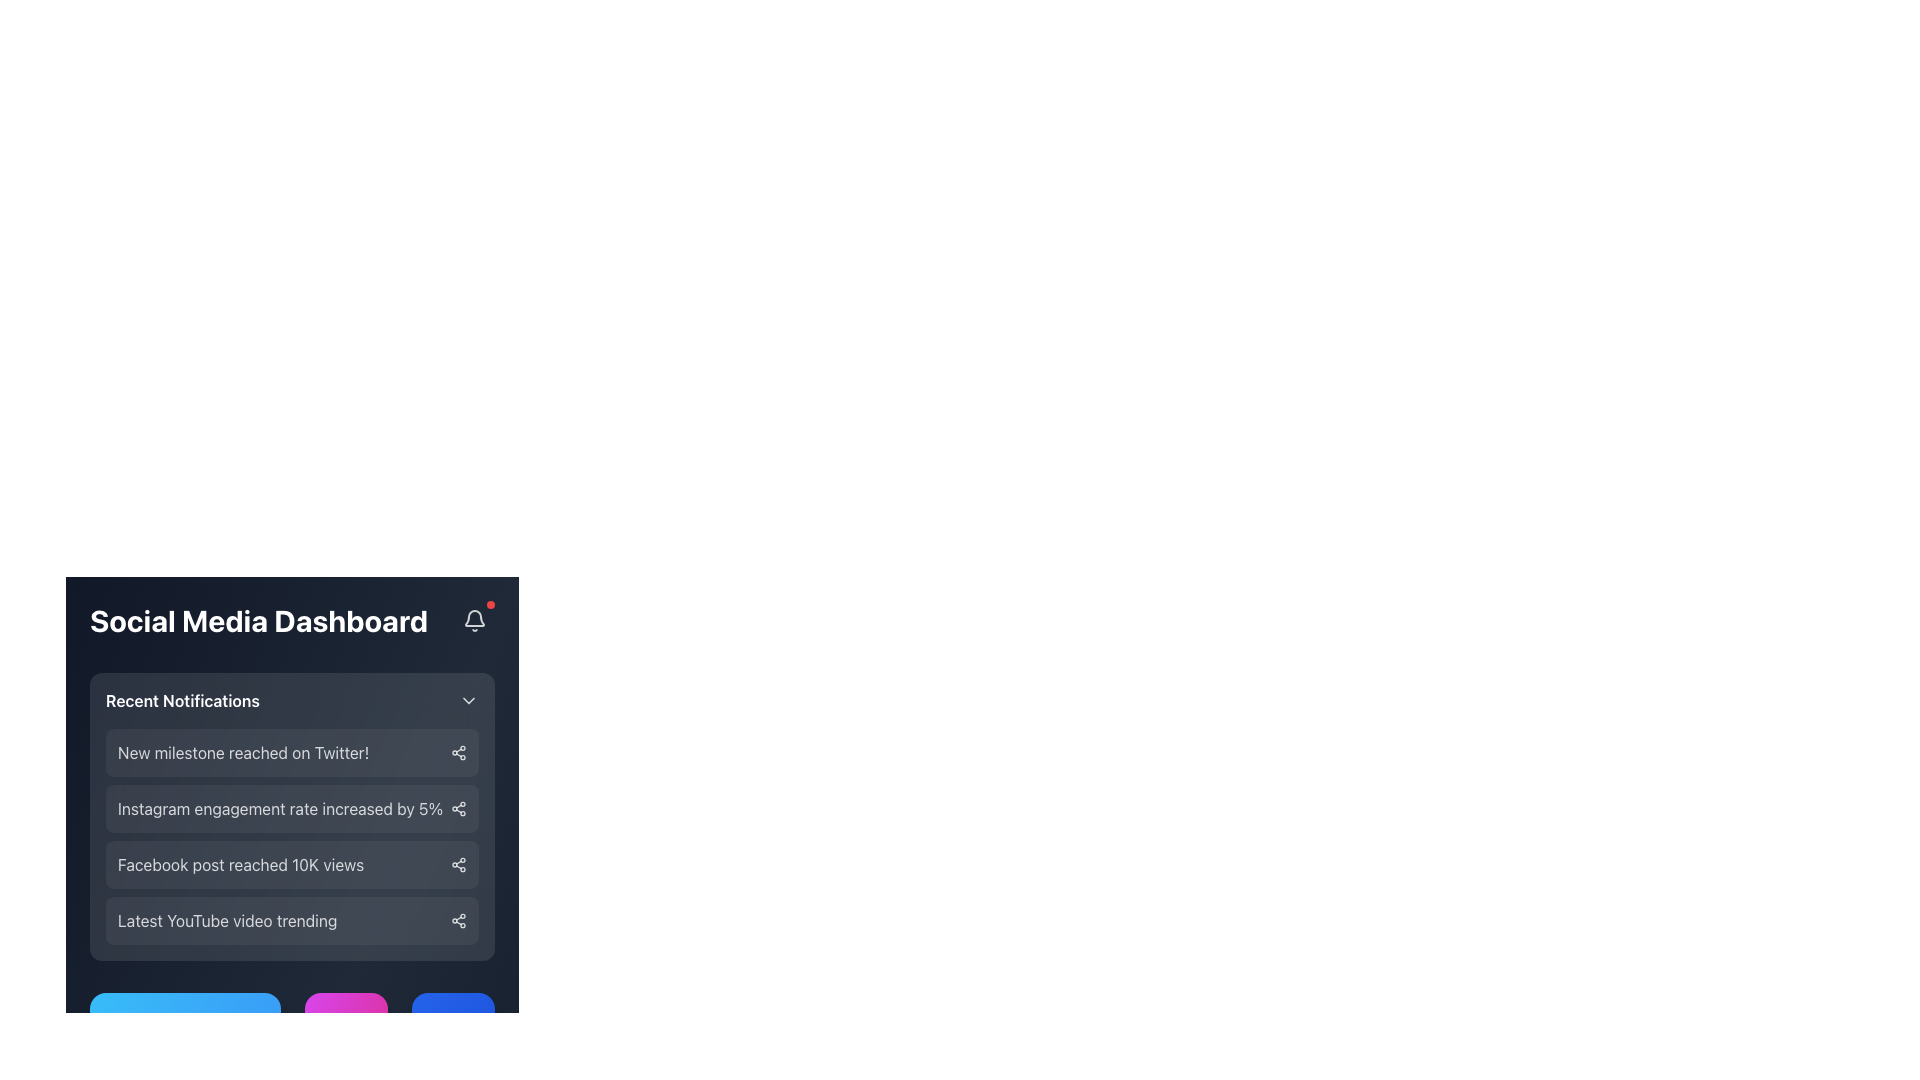  I want to click on the text notification reading 'New milestone reached on Twitter!' in the Recent Notifications section of the Social Media Dashboard, so click(242, 752).